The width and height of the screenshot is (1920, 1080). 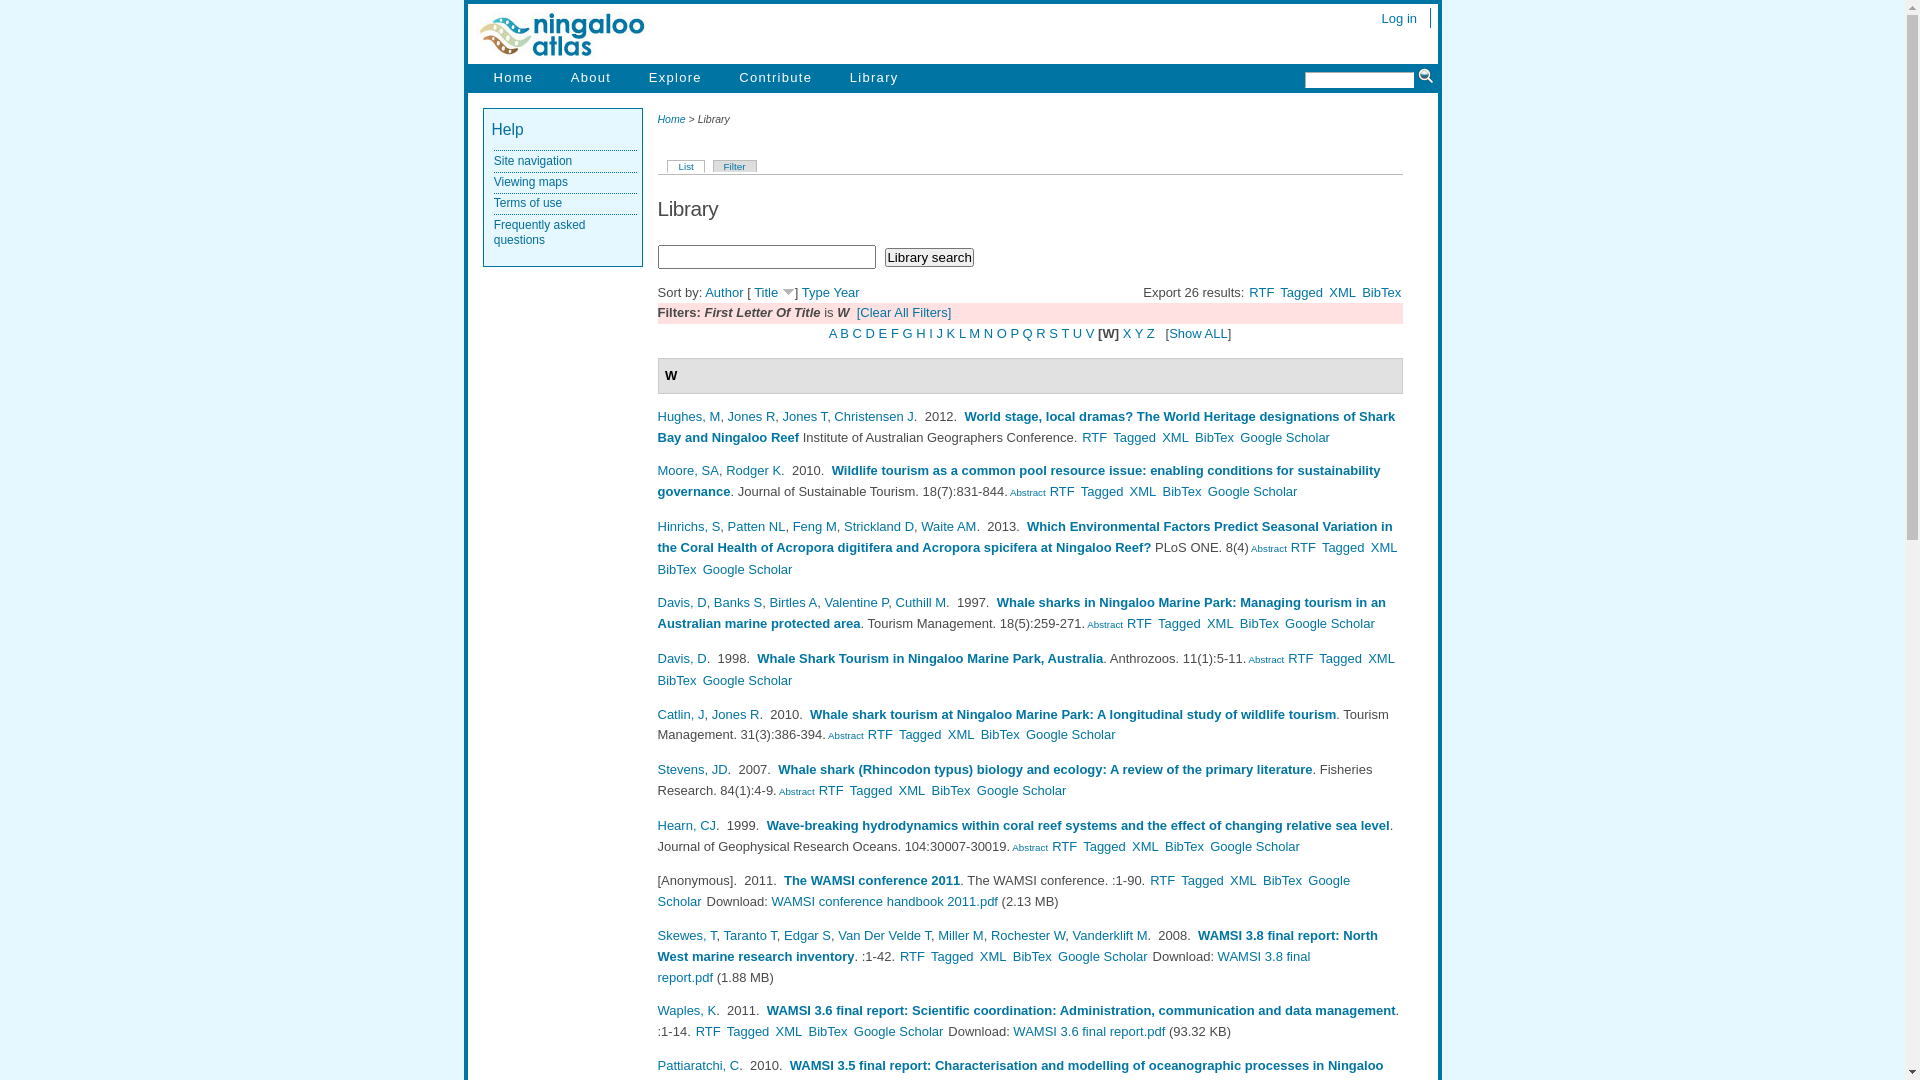 What do you see at coordinates (1048, 332) in the screenshot?
I see `'S'` at bounding box center [1048, 332].